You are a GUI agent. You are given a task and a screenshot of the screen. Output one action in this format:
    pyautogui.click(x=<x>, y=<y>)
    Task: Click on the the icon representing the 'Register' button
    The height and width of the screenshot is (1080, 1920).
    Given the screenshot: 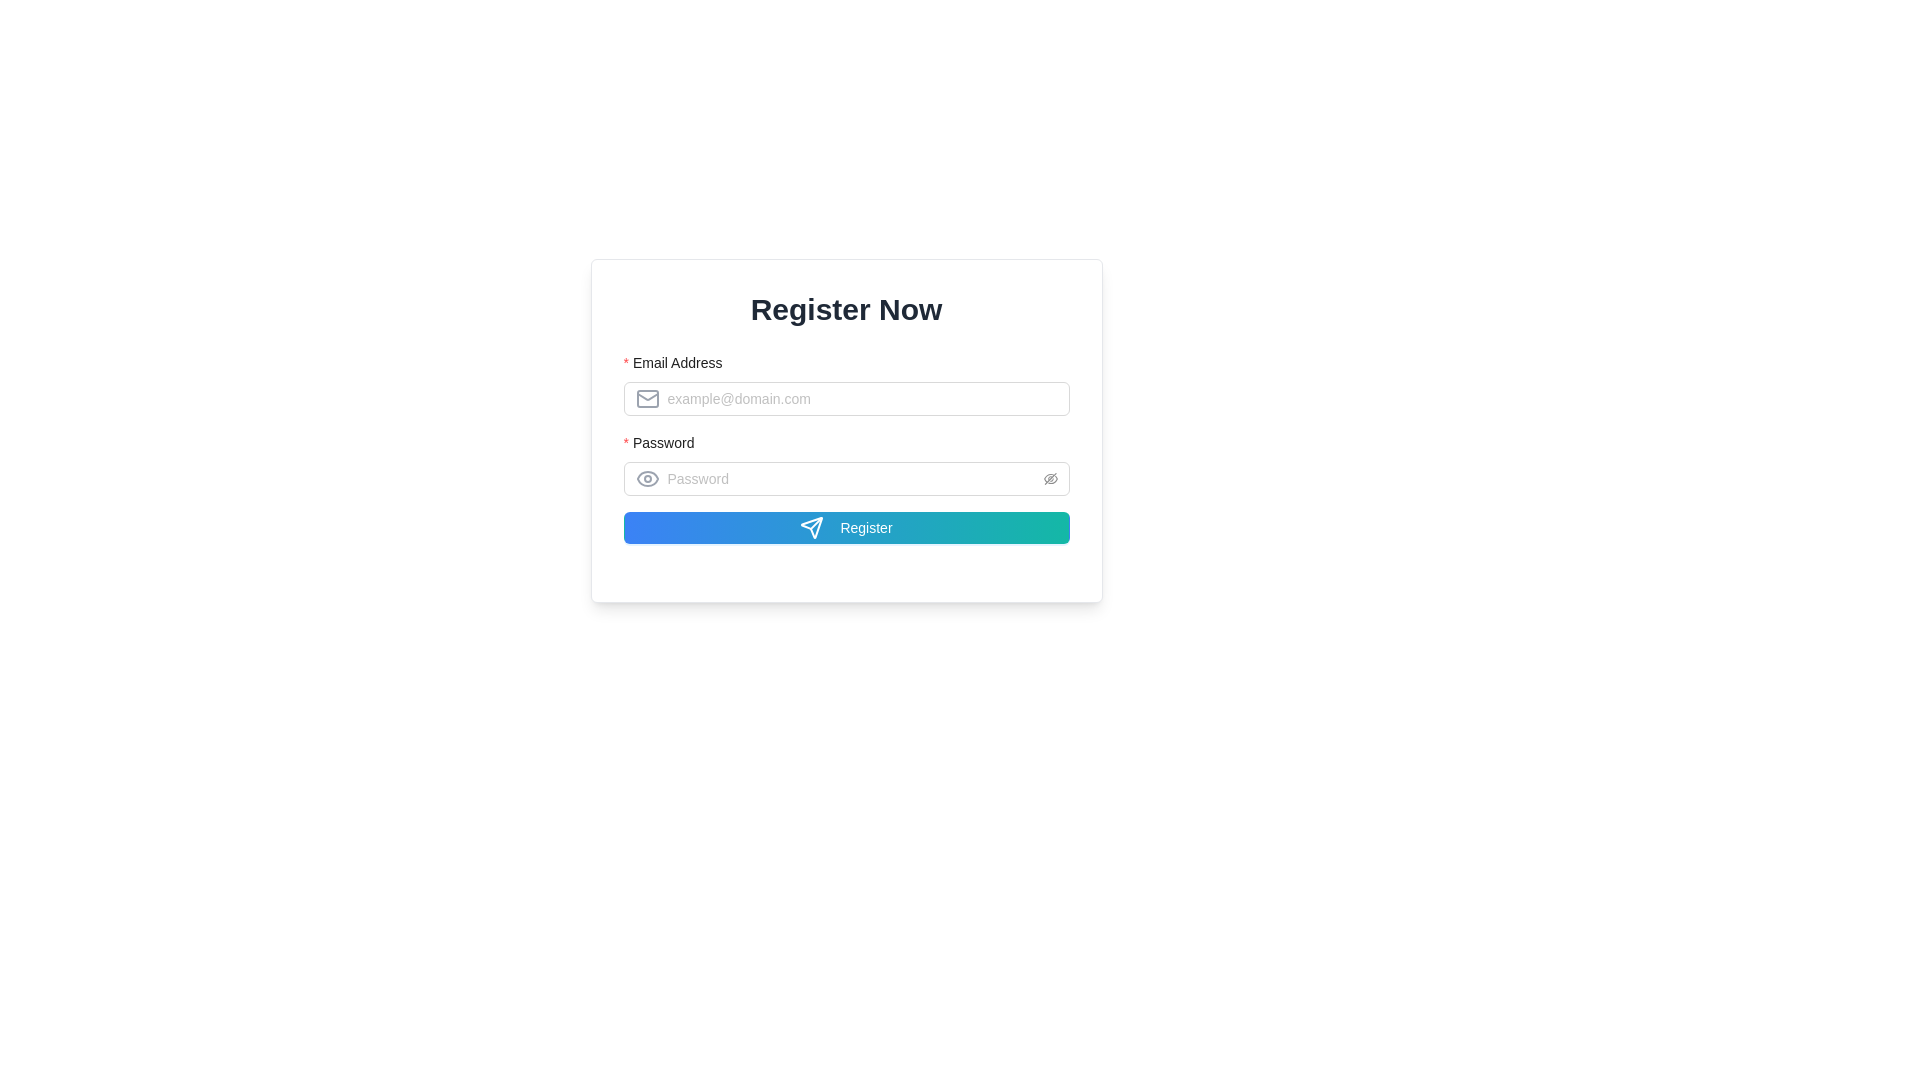 What is the action you would take?
    pyautogui.click(x=812, y=527)
    